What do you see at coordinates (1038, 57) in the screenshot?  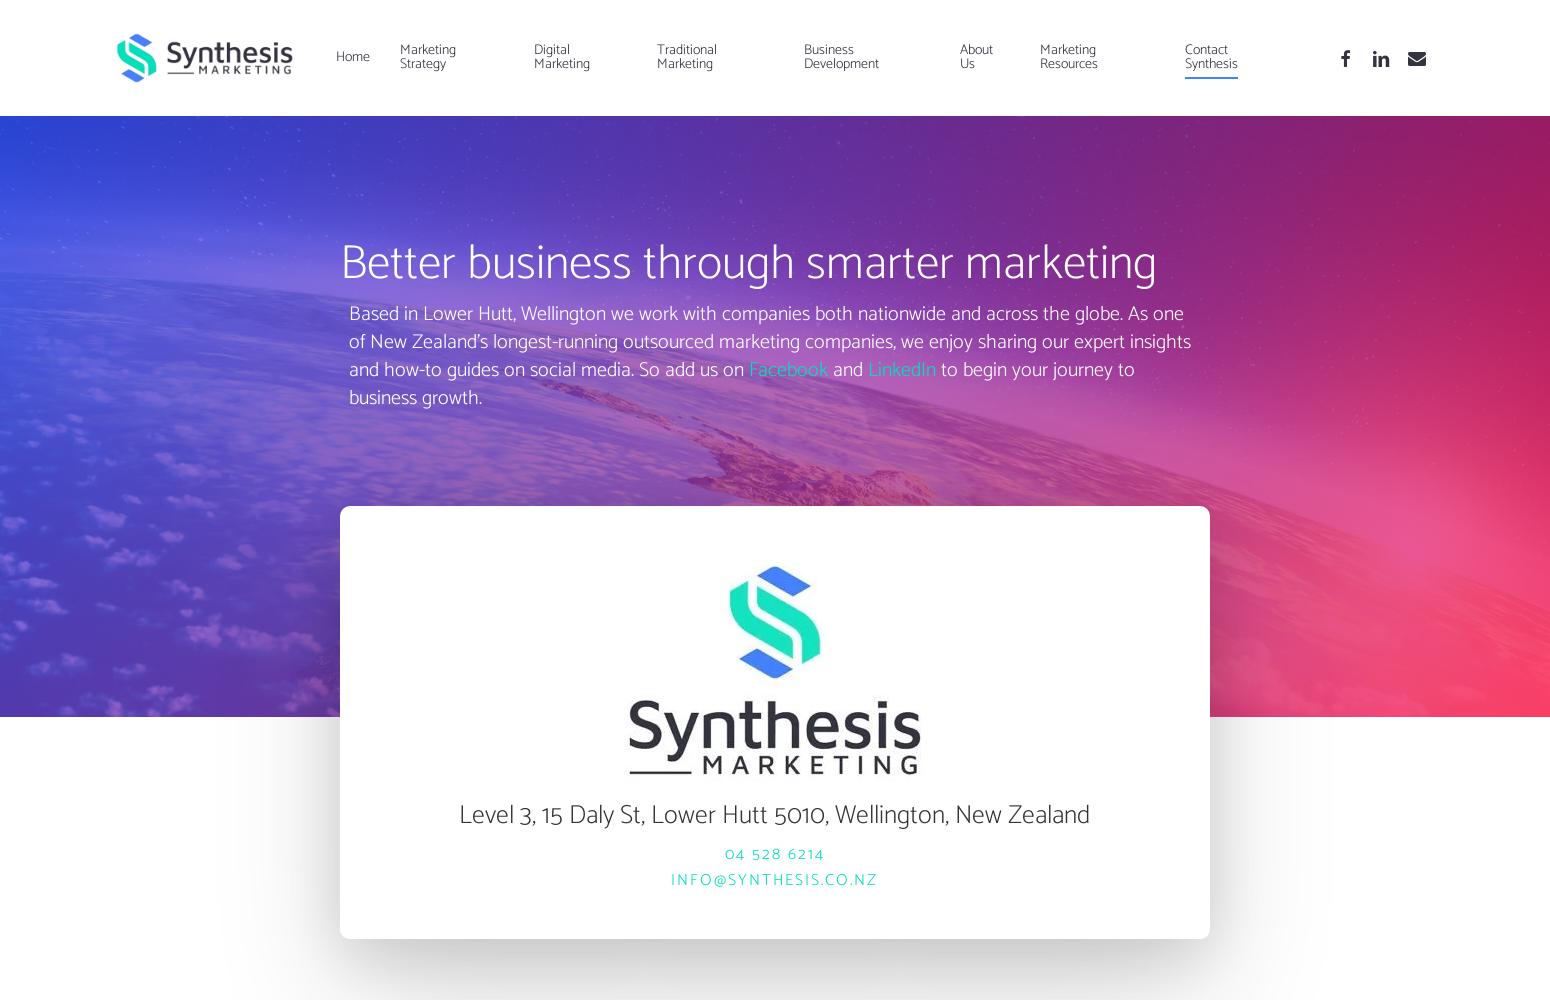 I see `'Marketing Resources'` at bounding box center [1038, 57].